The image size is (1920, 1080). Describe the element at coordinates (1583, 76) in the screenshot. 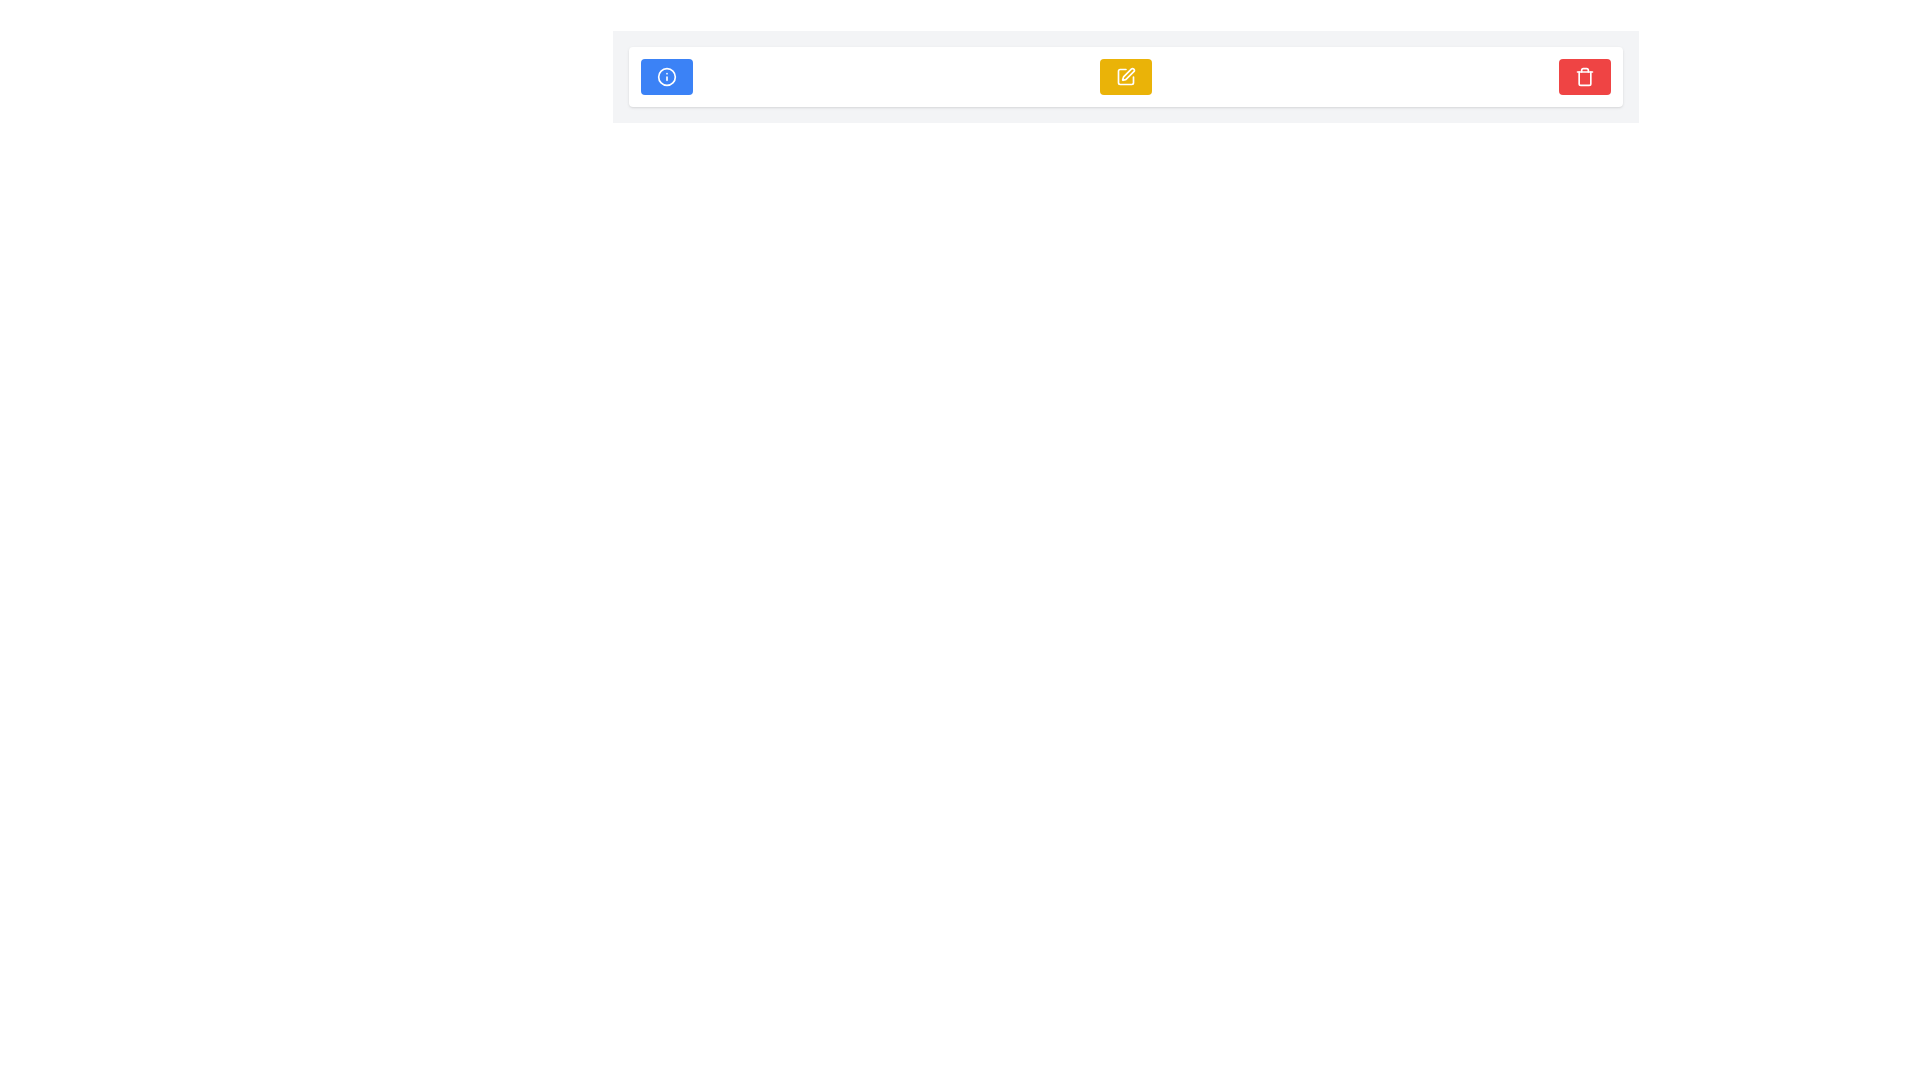

I see `the trash can icon button located at the rightmost part of the horizontal action bar` at that location.